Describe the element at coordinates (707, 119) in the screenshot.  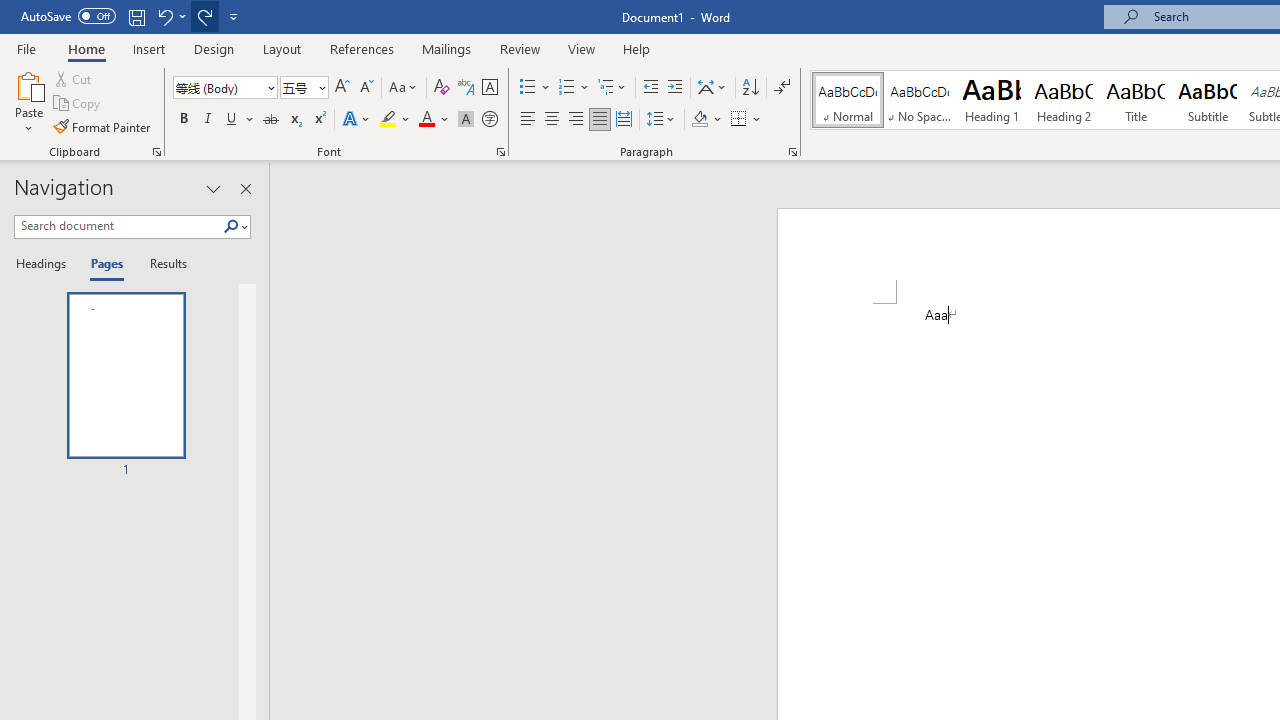
I see `'Shading'` at that location.